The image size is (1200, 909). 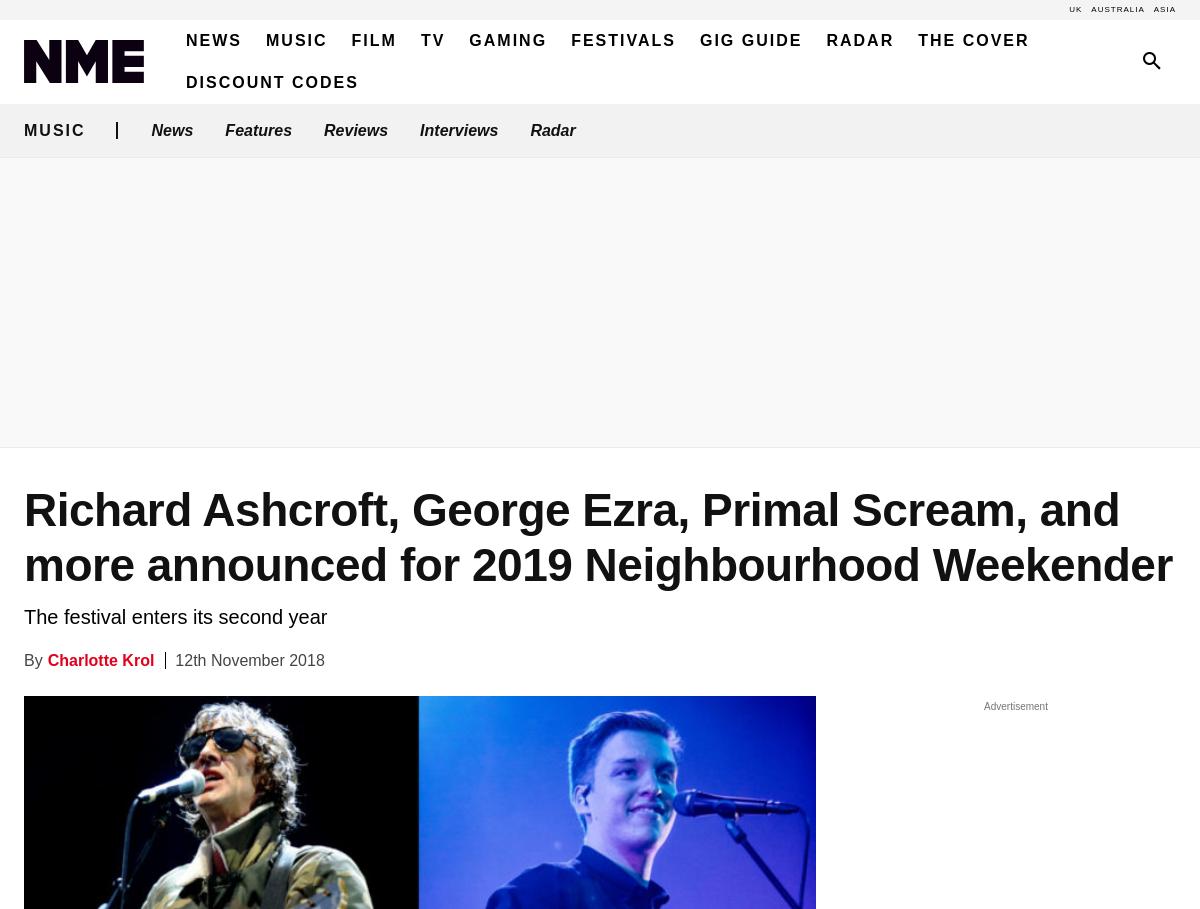 I want to click on '12th November 2018', so click(x=248, y=659).